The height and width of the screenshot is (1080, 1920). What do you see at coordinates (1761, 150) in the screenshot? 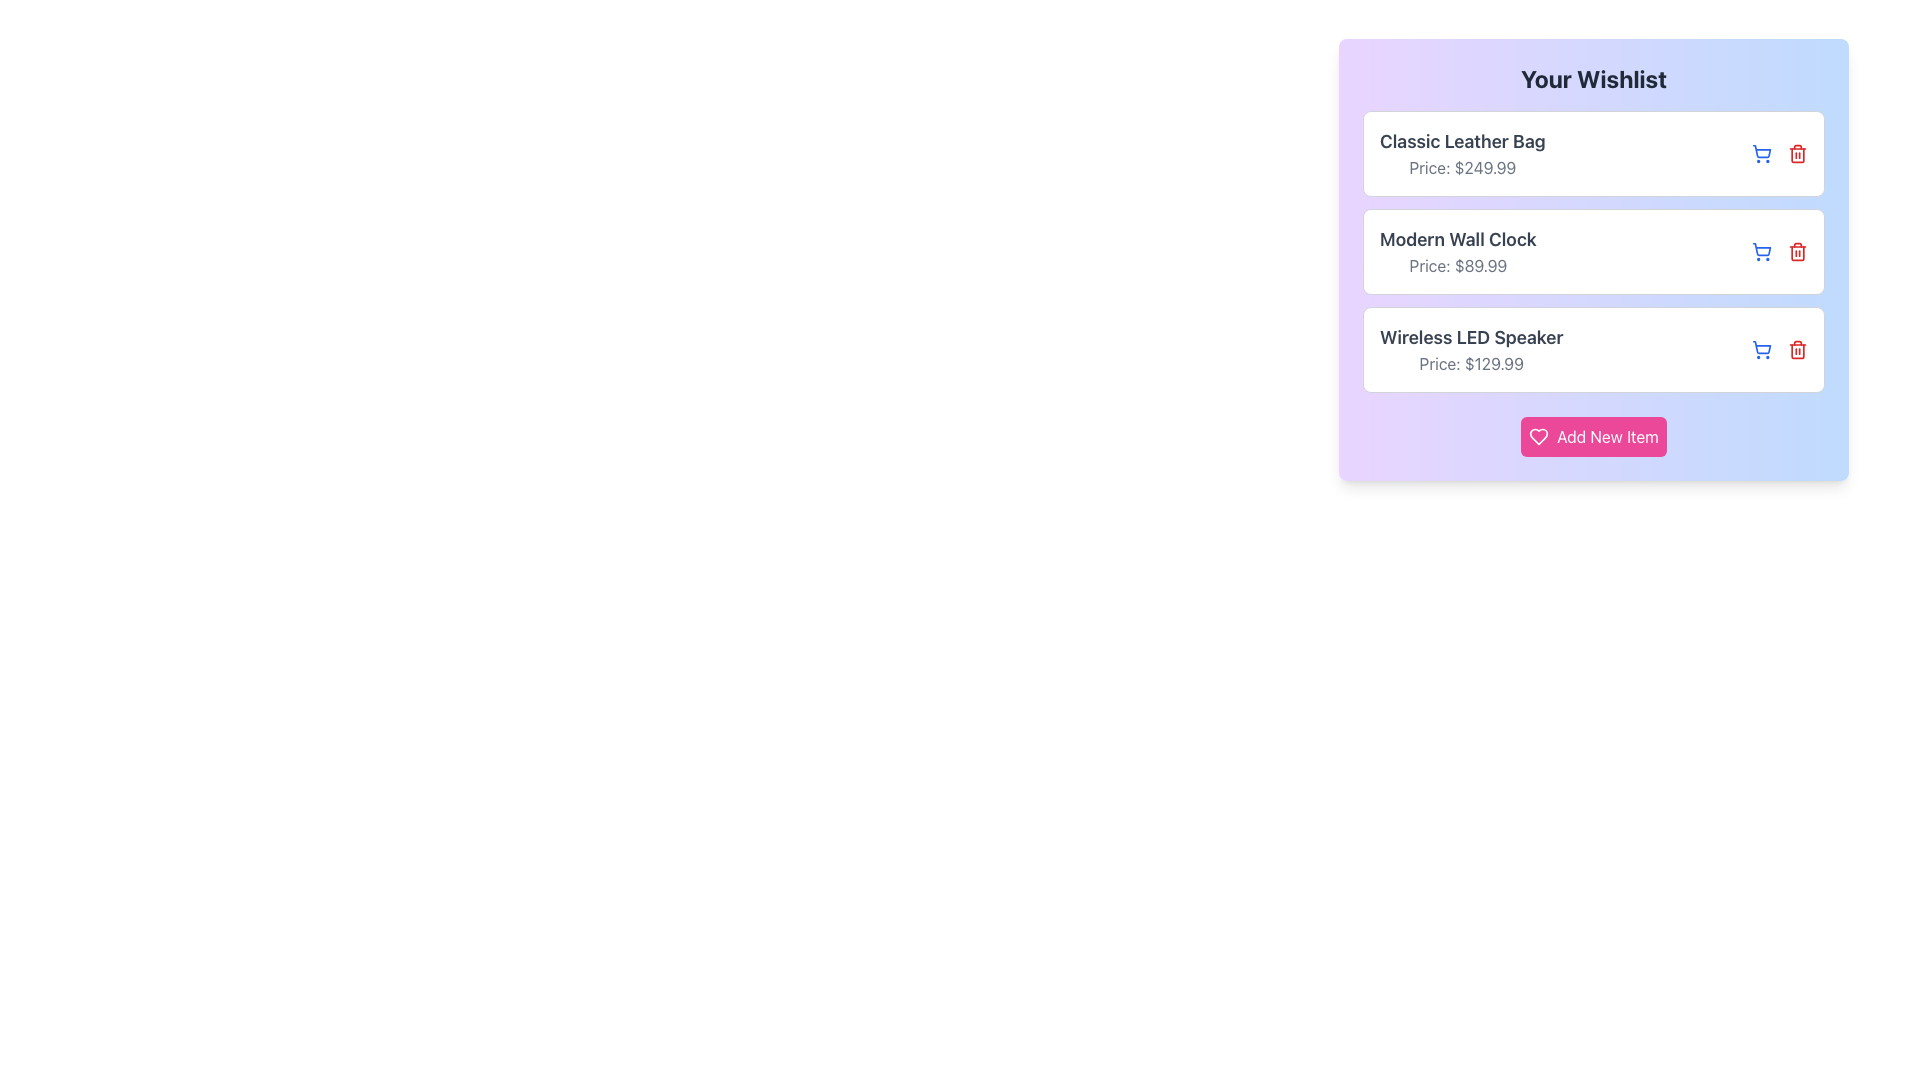
I see `the blue outlined shopping cart icon located to the right of the 'Wireless LED Speaker' entry in the 'Your Wishlist' interface` at bounding box center [1761, 150].